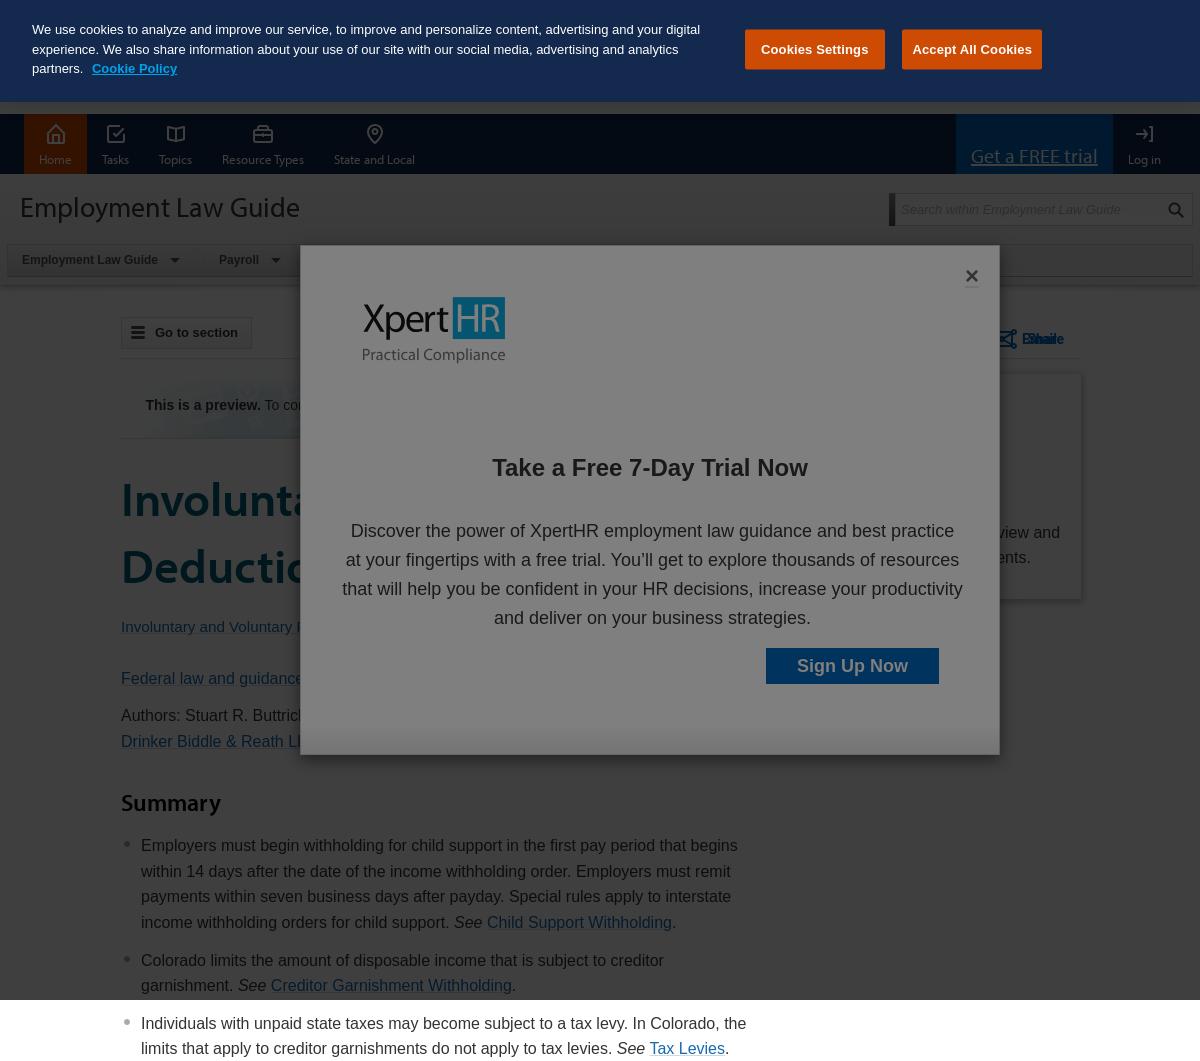  What do you see at coordinates (238, 257) in the screenshot?
I see `'Payroll'` at bounding box center [238, 257].